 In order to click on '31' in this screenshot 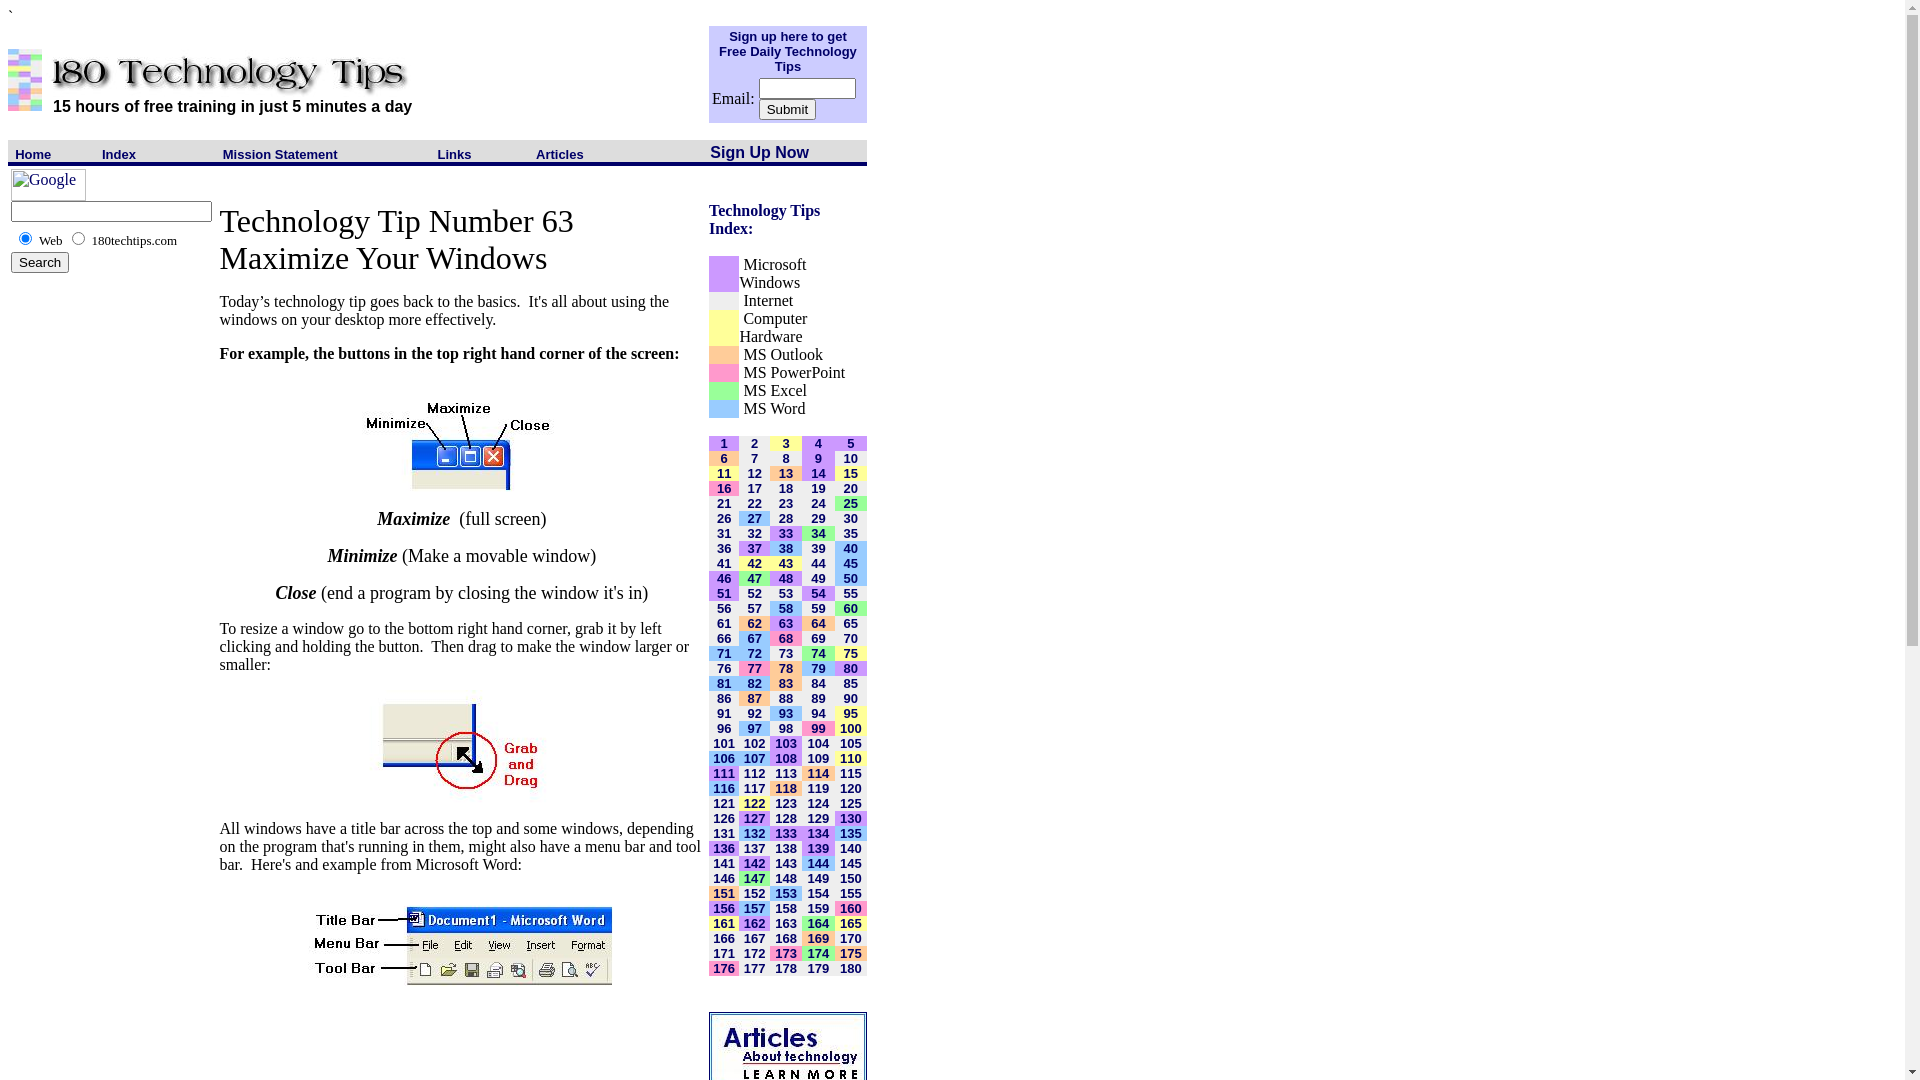, I will do `click(723, 532)`.